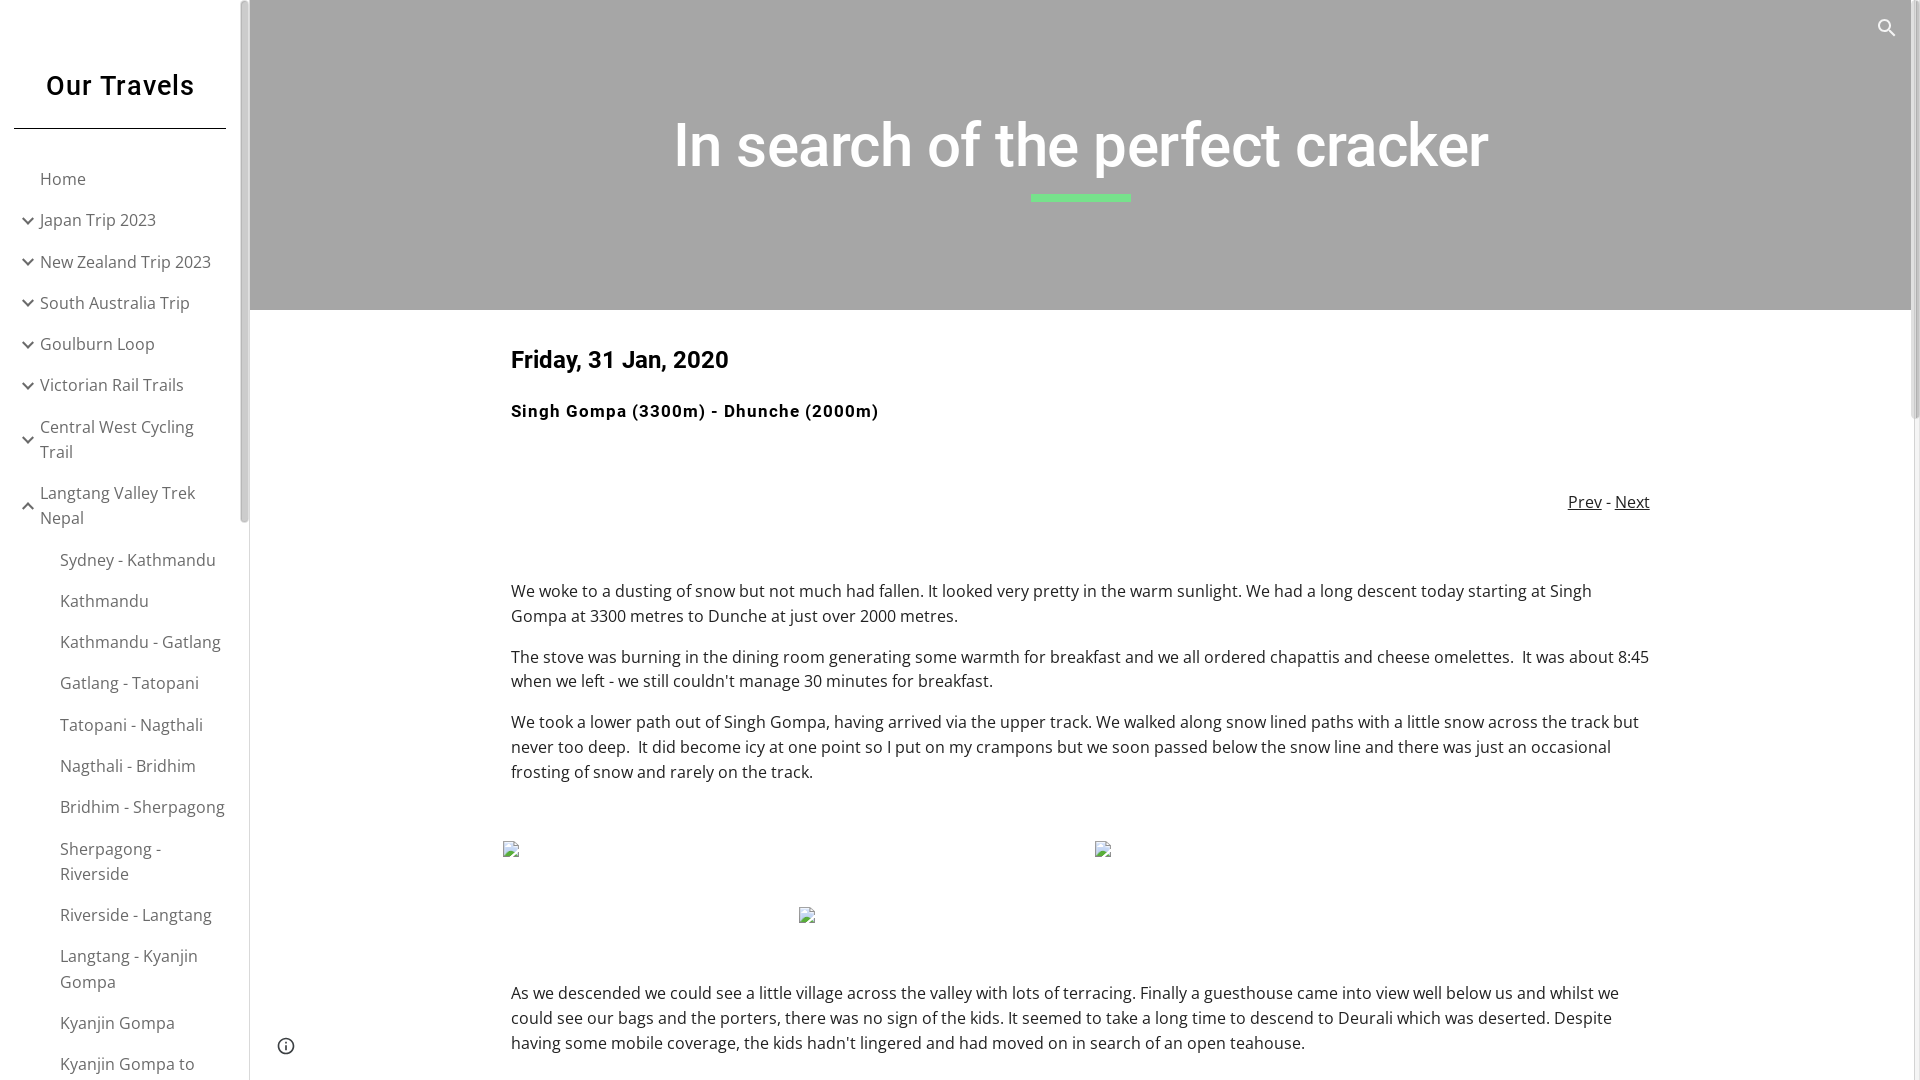 The width and height of the screenshot is (1920, 1080). What do you see at coordinates (22, 303) in the screenshot?
I see `'Expand/Collapse'` at bounding box center [22, 303].